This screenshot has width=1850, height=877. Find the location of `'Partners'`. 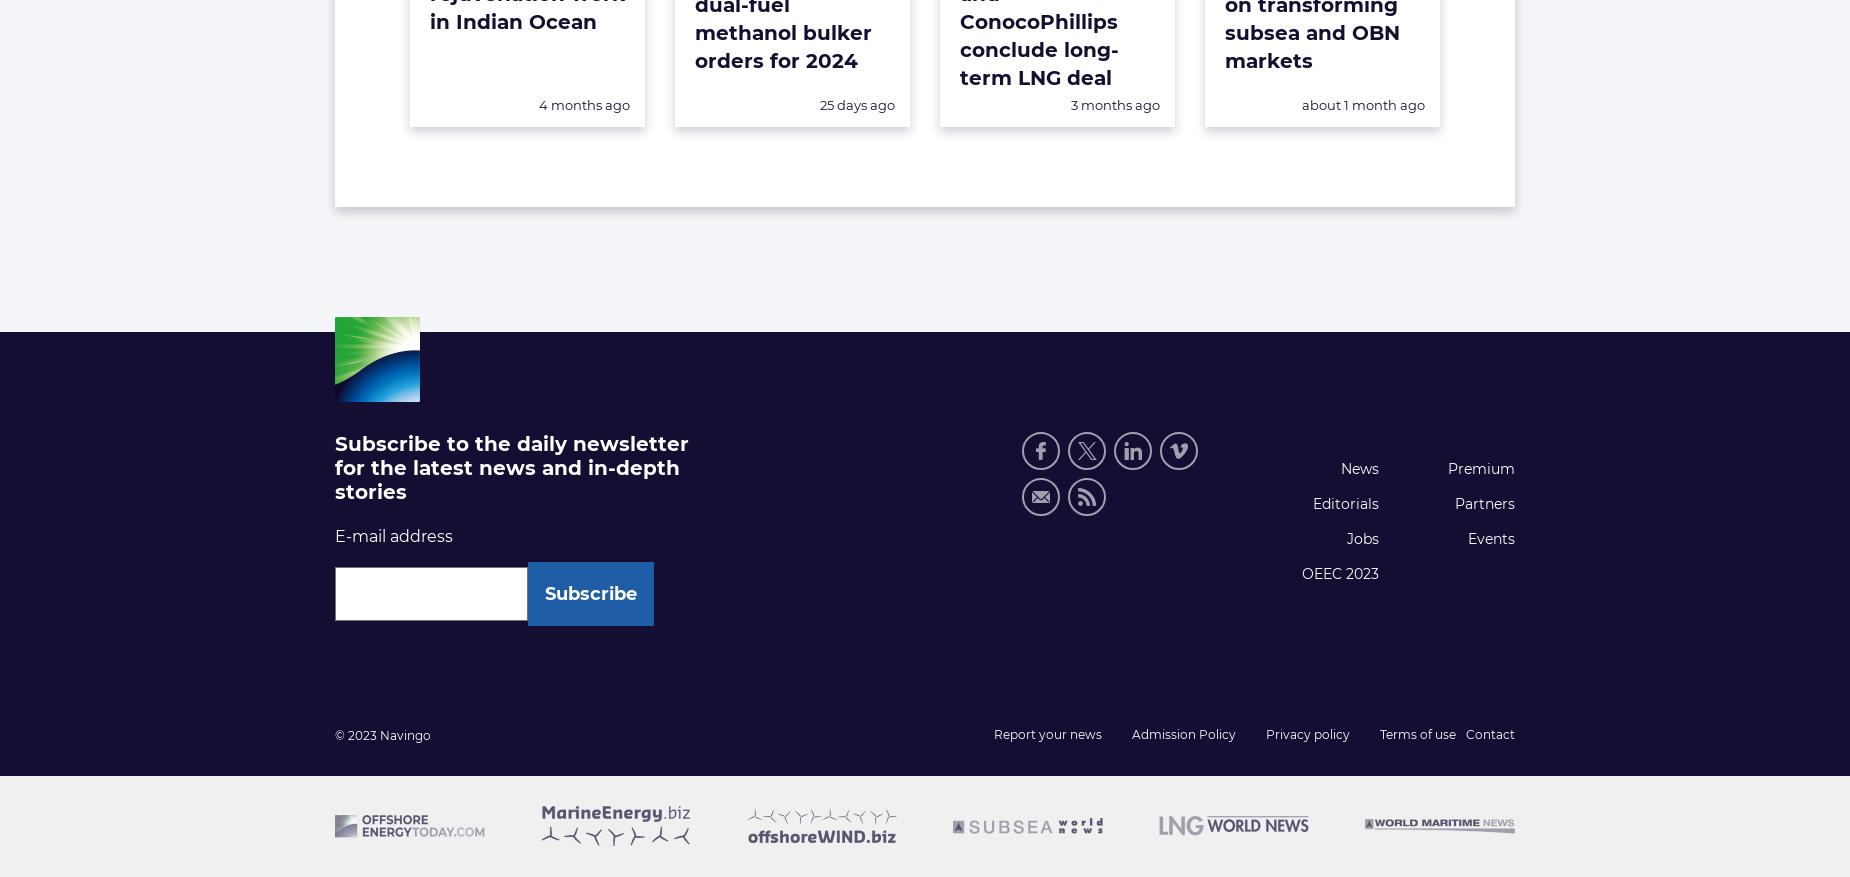

'Partners' is located at coordinates (1453, 501).